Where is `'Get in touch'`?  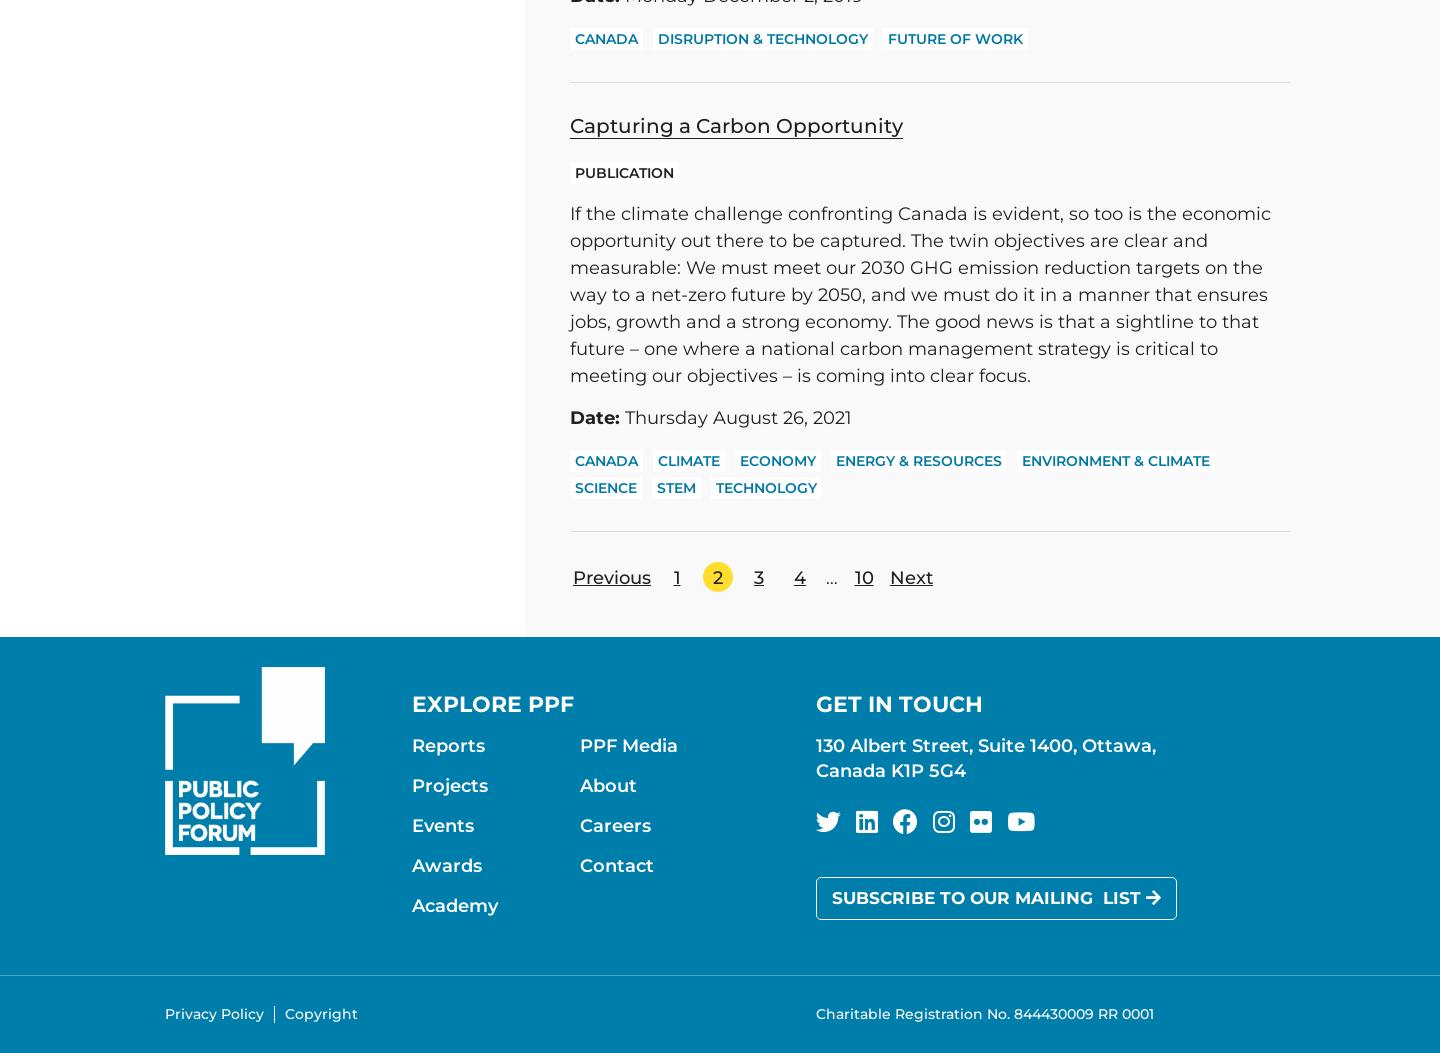
'Get in touch' is located at coordinates (816, 704).